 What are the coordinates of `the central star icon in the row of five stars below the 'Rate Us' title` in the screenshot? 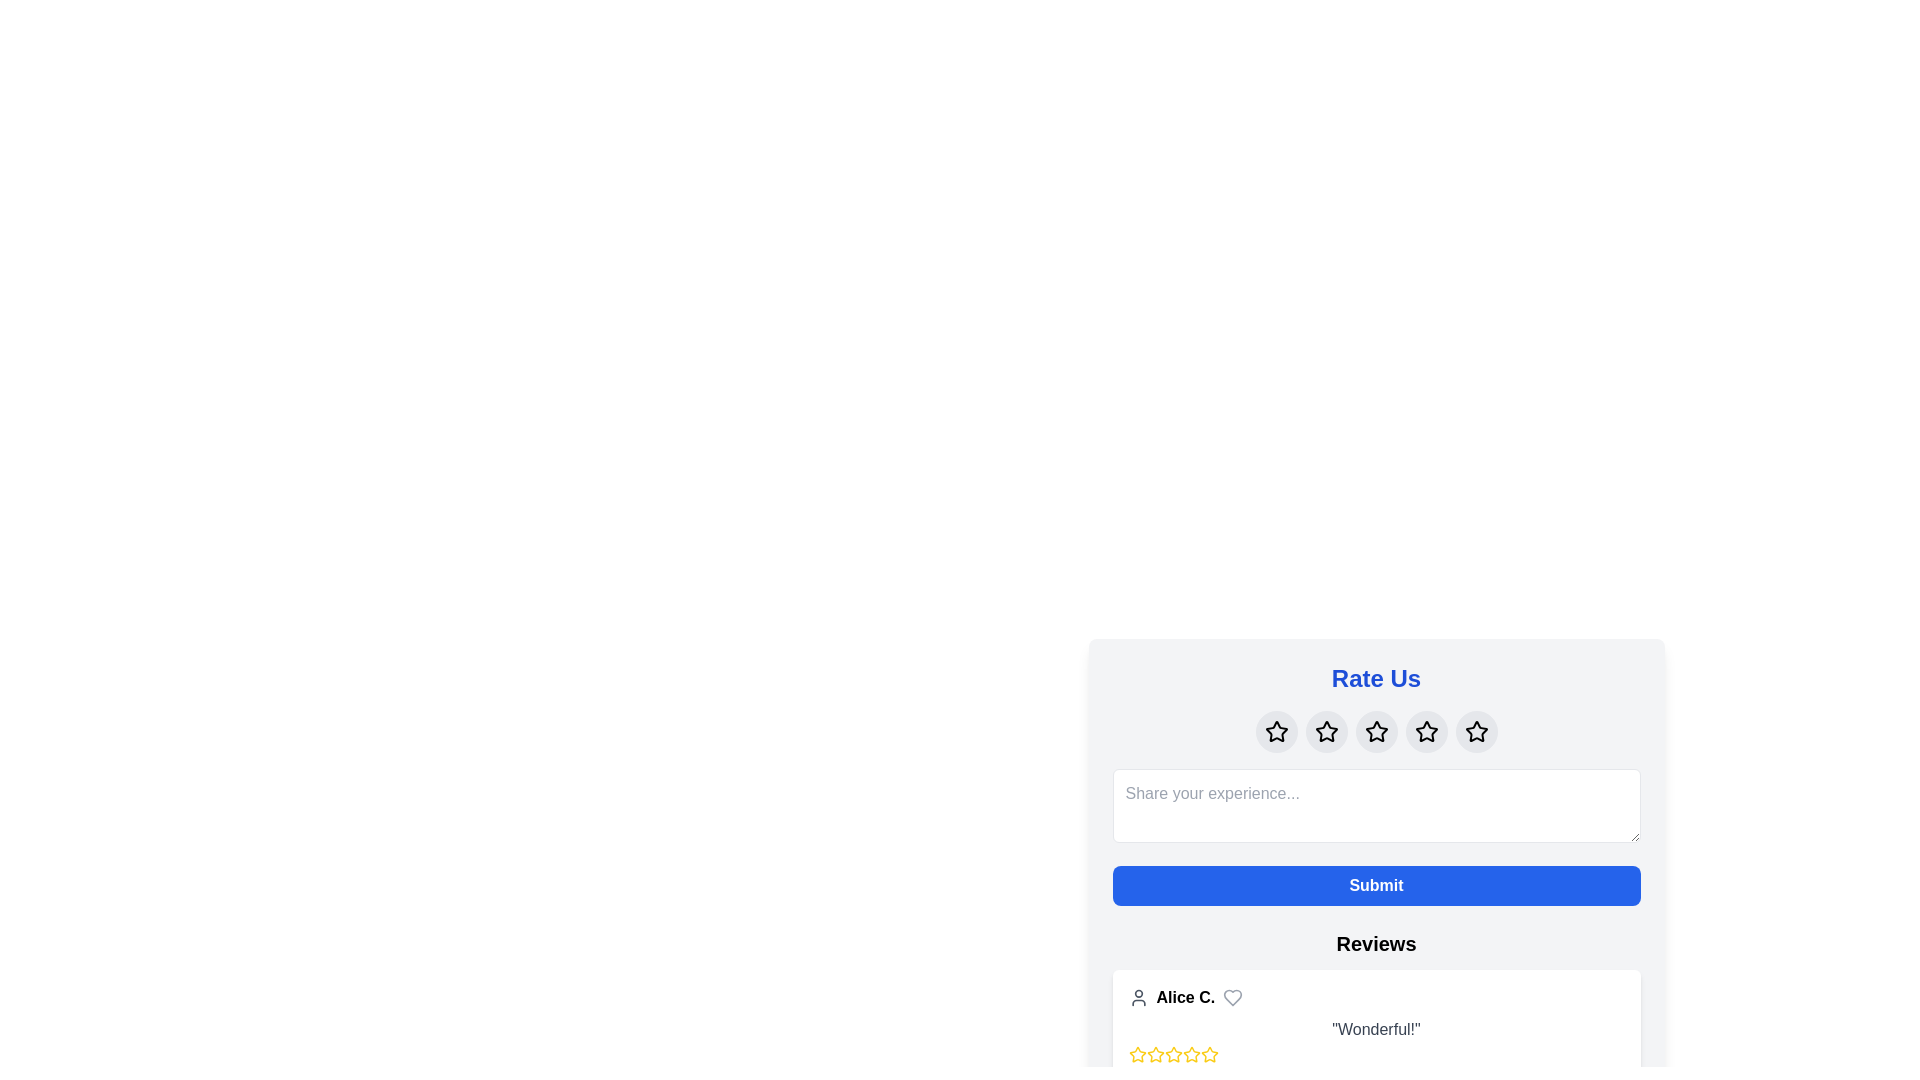 It's located at (1326, 731).